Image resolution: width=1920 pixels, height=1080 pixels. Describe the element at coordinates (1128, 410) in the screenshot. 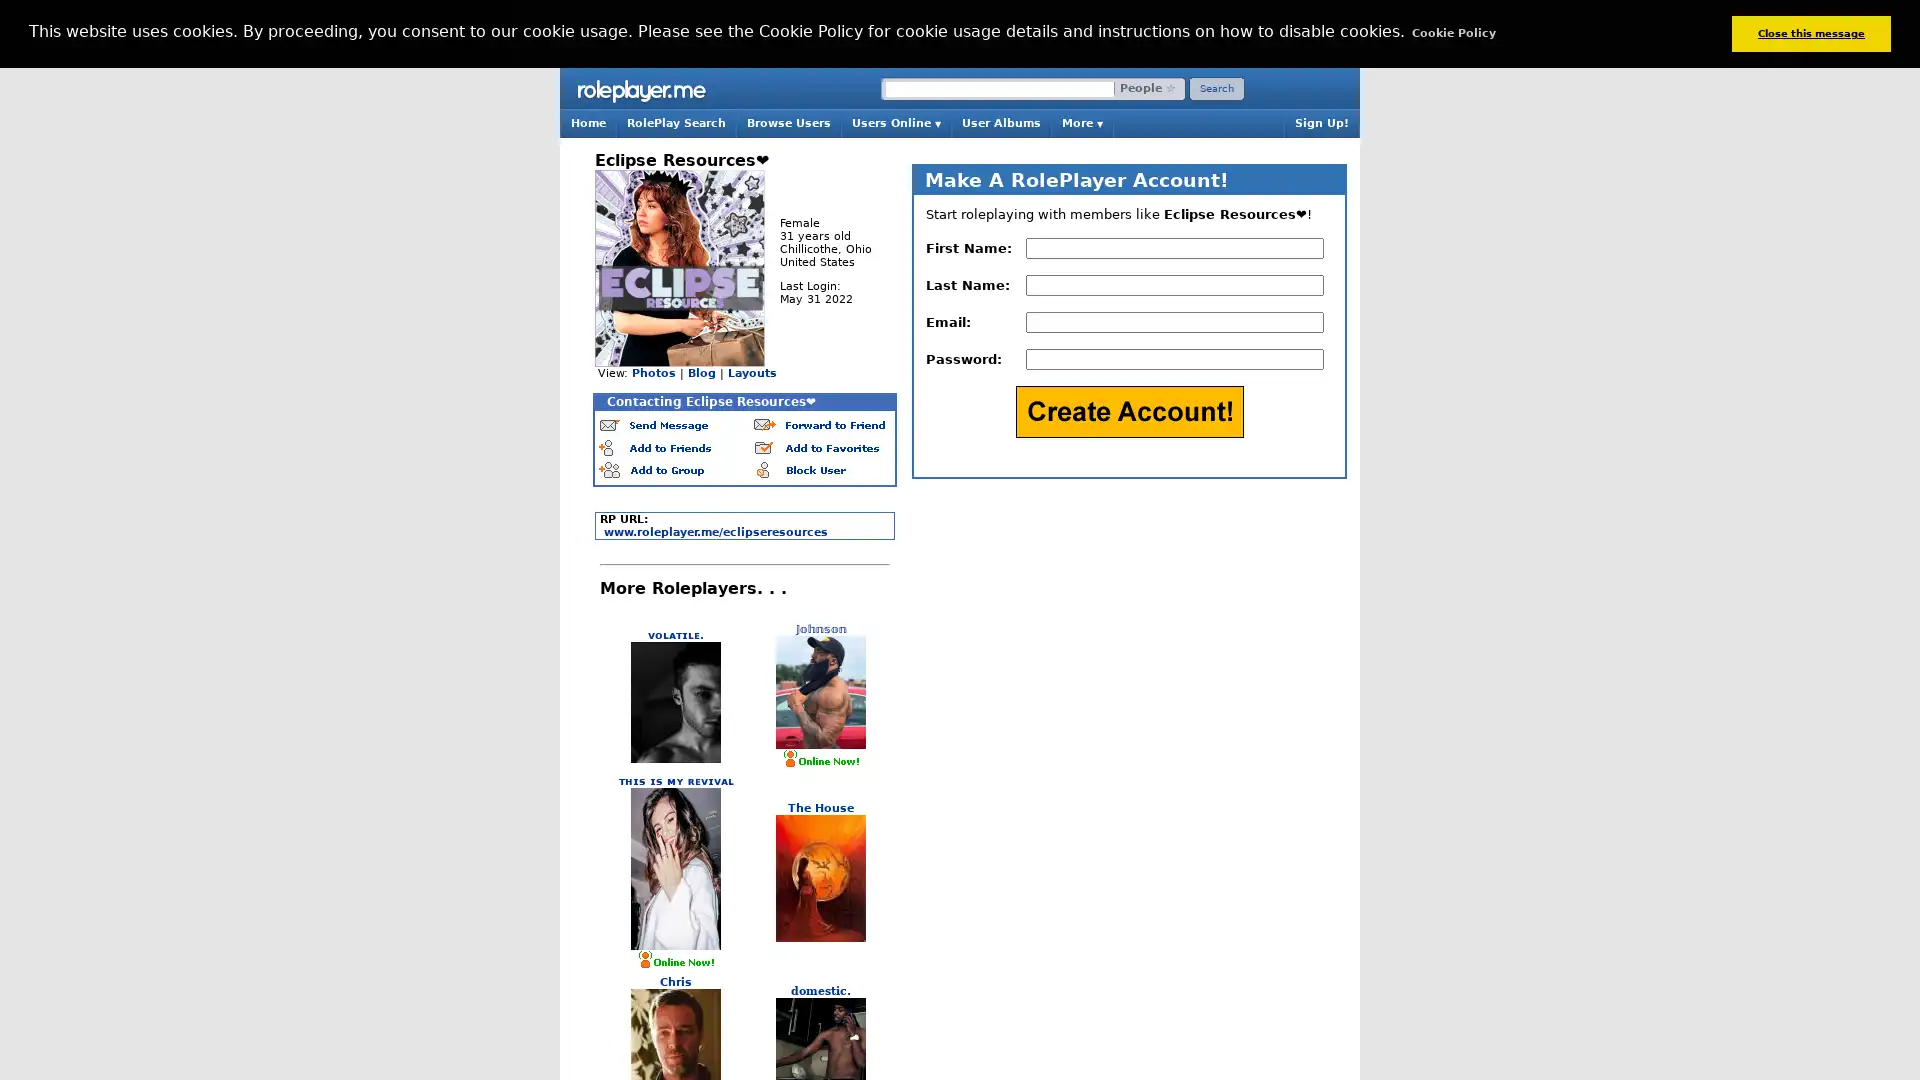

I see `Submit` at that location.